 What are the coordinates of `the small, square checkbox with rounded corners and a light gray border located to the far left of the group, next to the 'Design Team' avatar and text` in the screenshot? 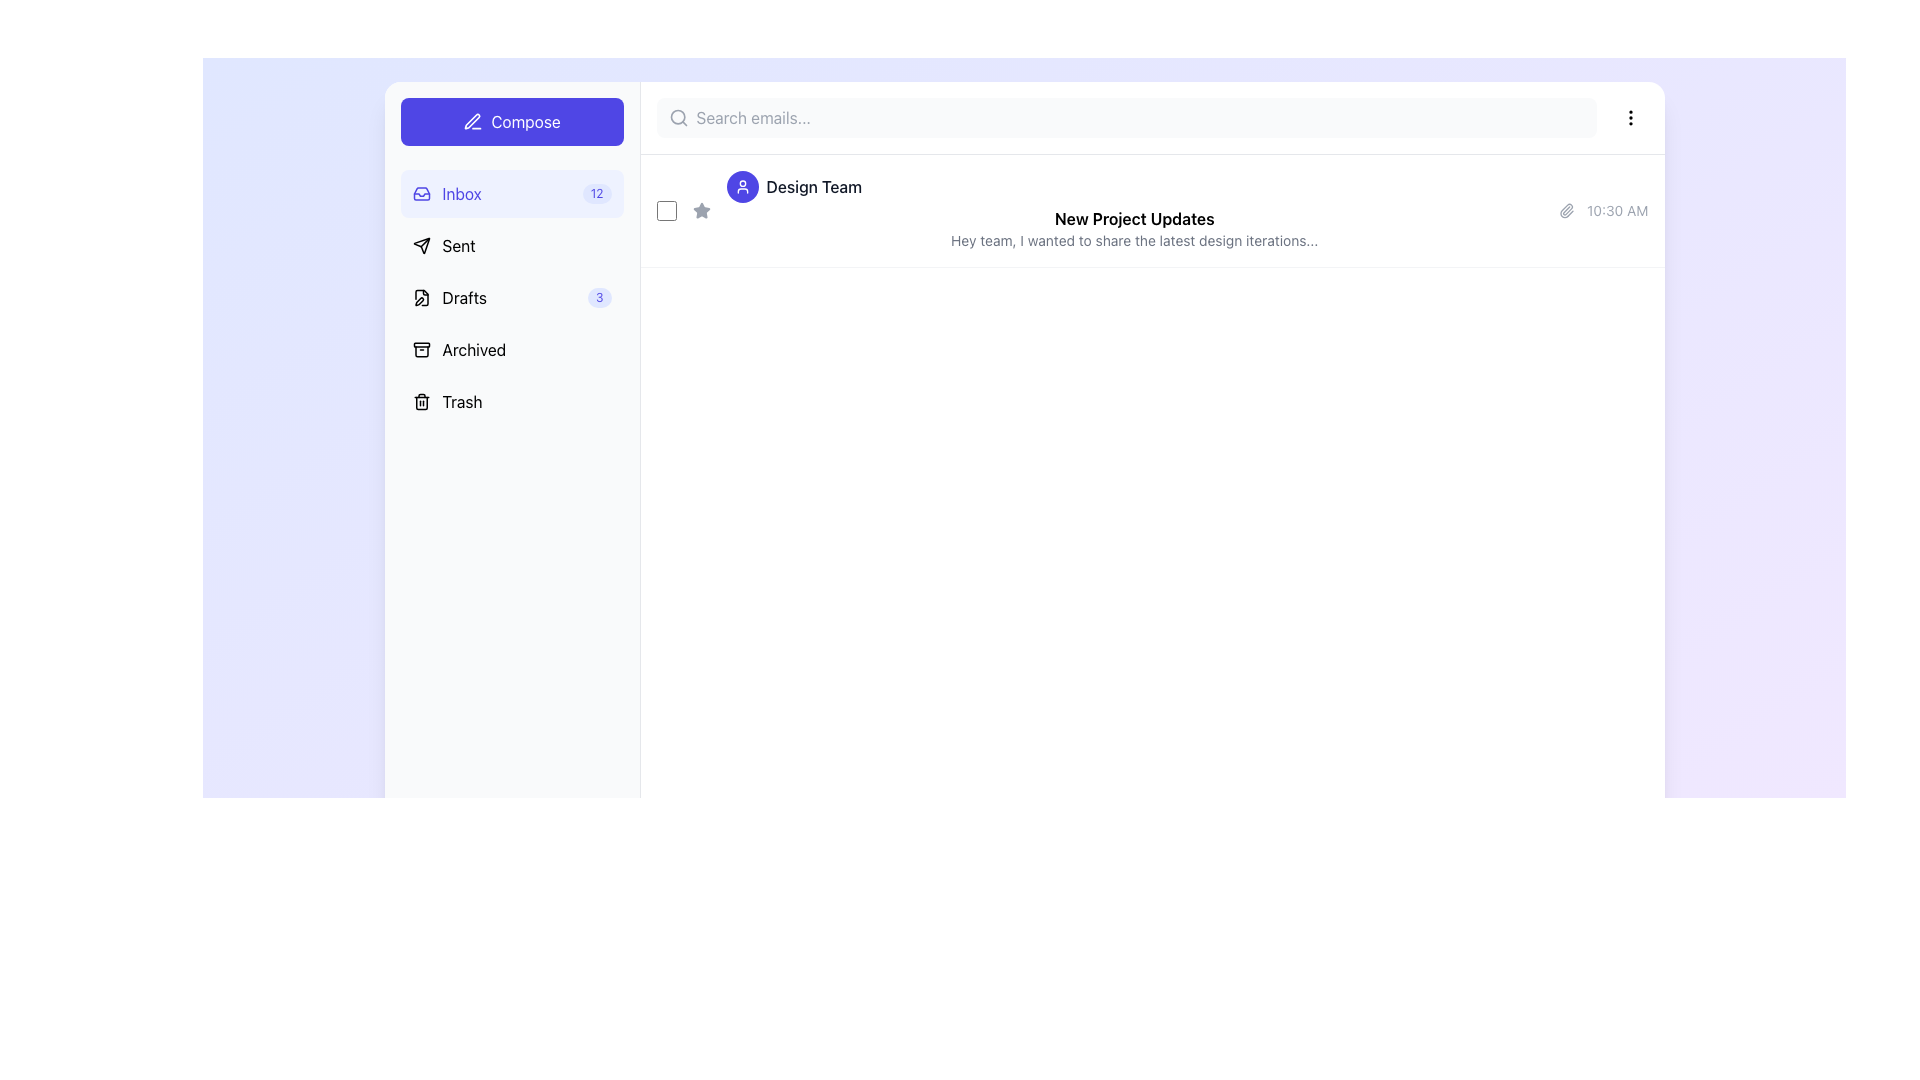 It's located at (666, 211).